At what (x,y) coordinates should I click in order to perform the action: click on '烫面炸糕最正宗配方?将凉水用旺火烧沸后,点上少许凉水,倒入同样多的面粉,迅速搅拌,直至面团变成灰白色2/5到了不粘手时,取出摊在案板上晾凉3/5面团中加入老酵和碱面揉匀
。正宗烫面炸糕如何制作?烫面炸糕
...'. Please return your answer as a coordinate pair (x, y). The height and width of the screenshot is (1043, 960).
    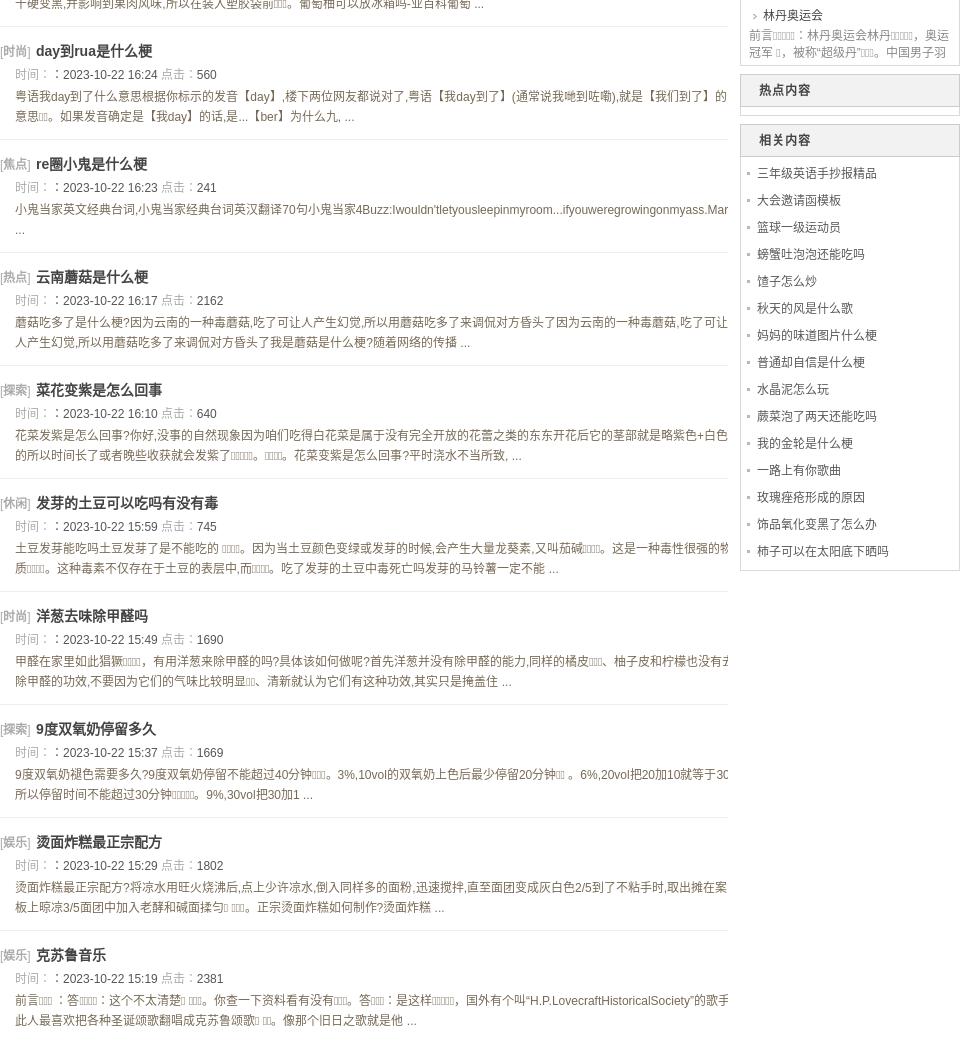
    Looking at the image, I should click on (370, 897).